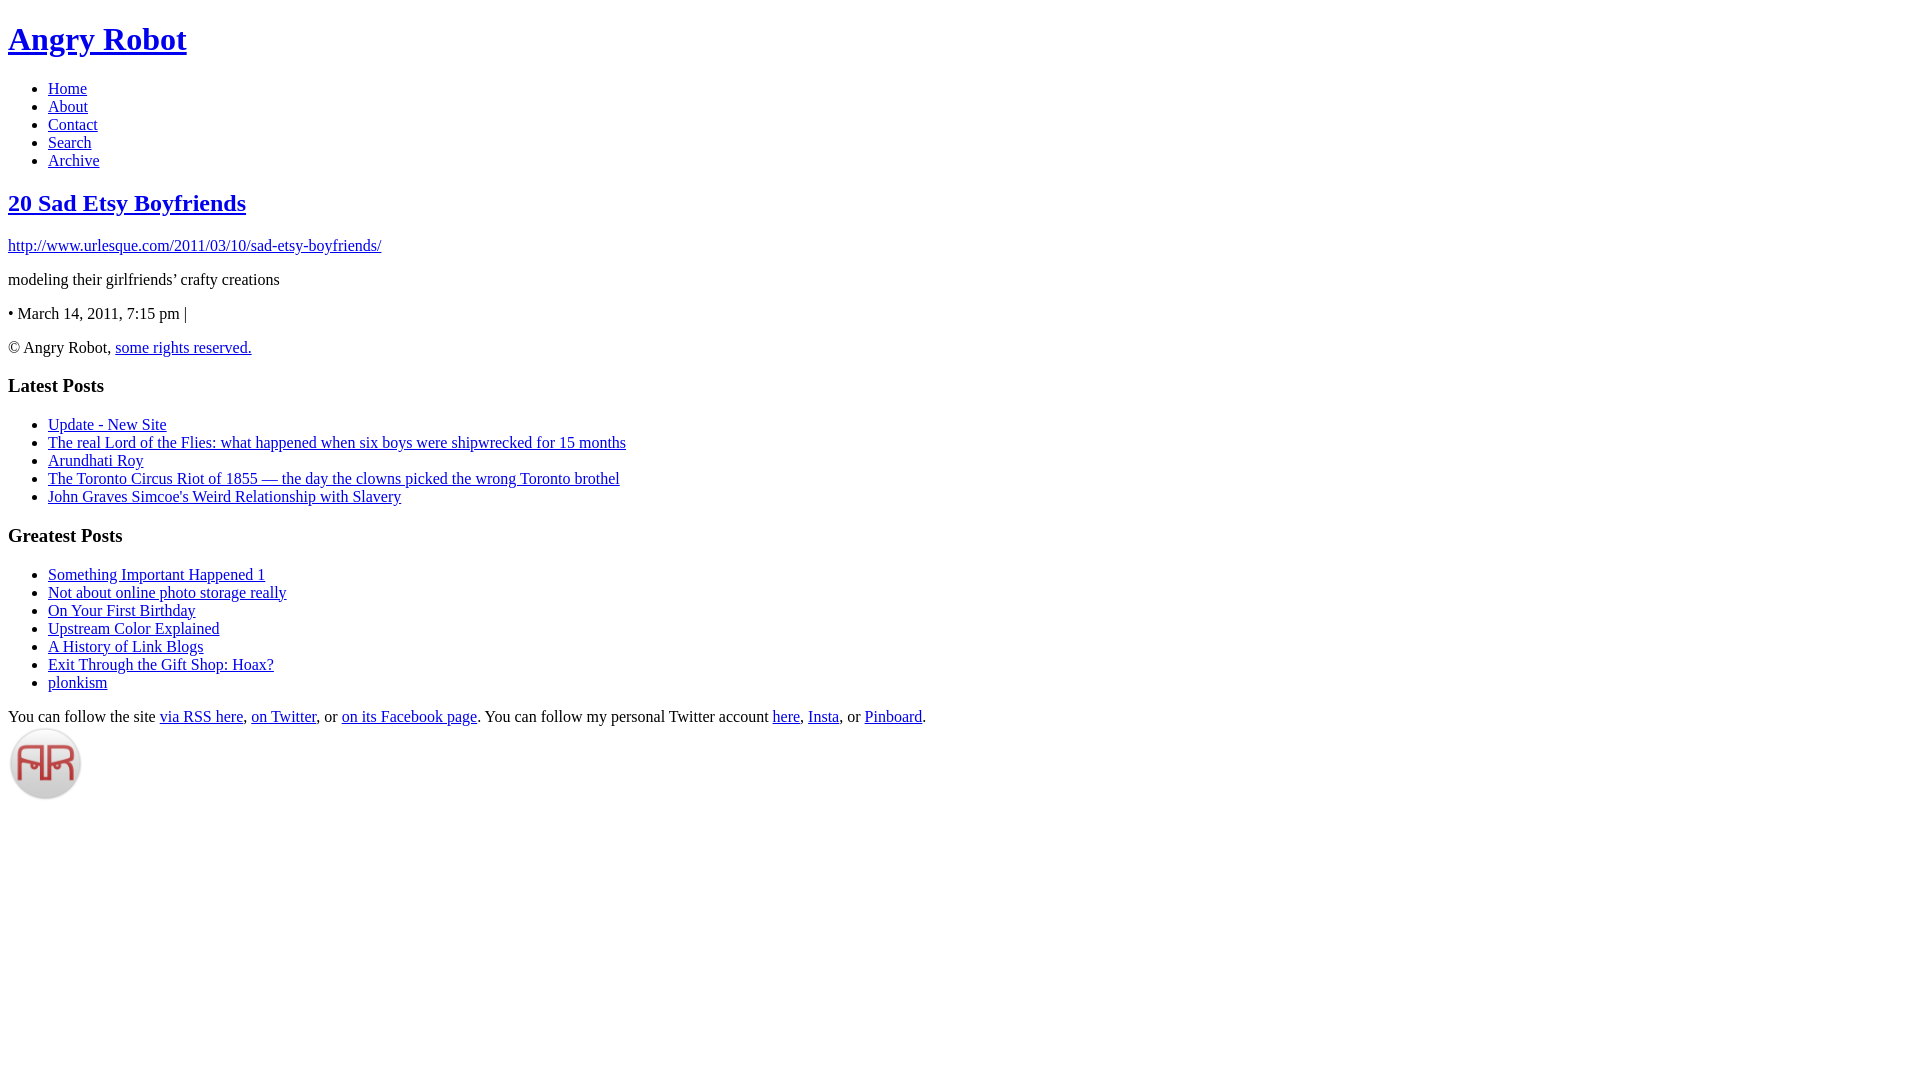 This screenshot has height=1080, width=1920. What do you see at coordinates (892, 715) in the screenshot?
I see `'Pinboard'` at bounding box center [892, 715].